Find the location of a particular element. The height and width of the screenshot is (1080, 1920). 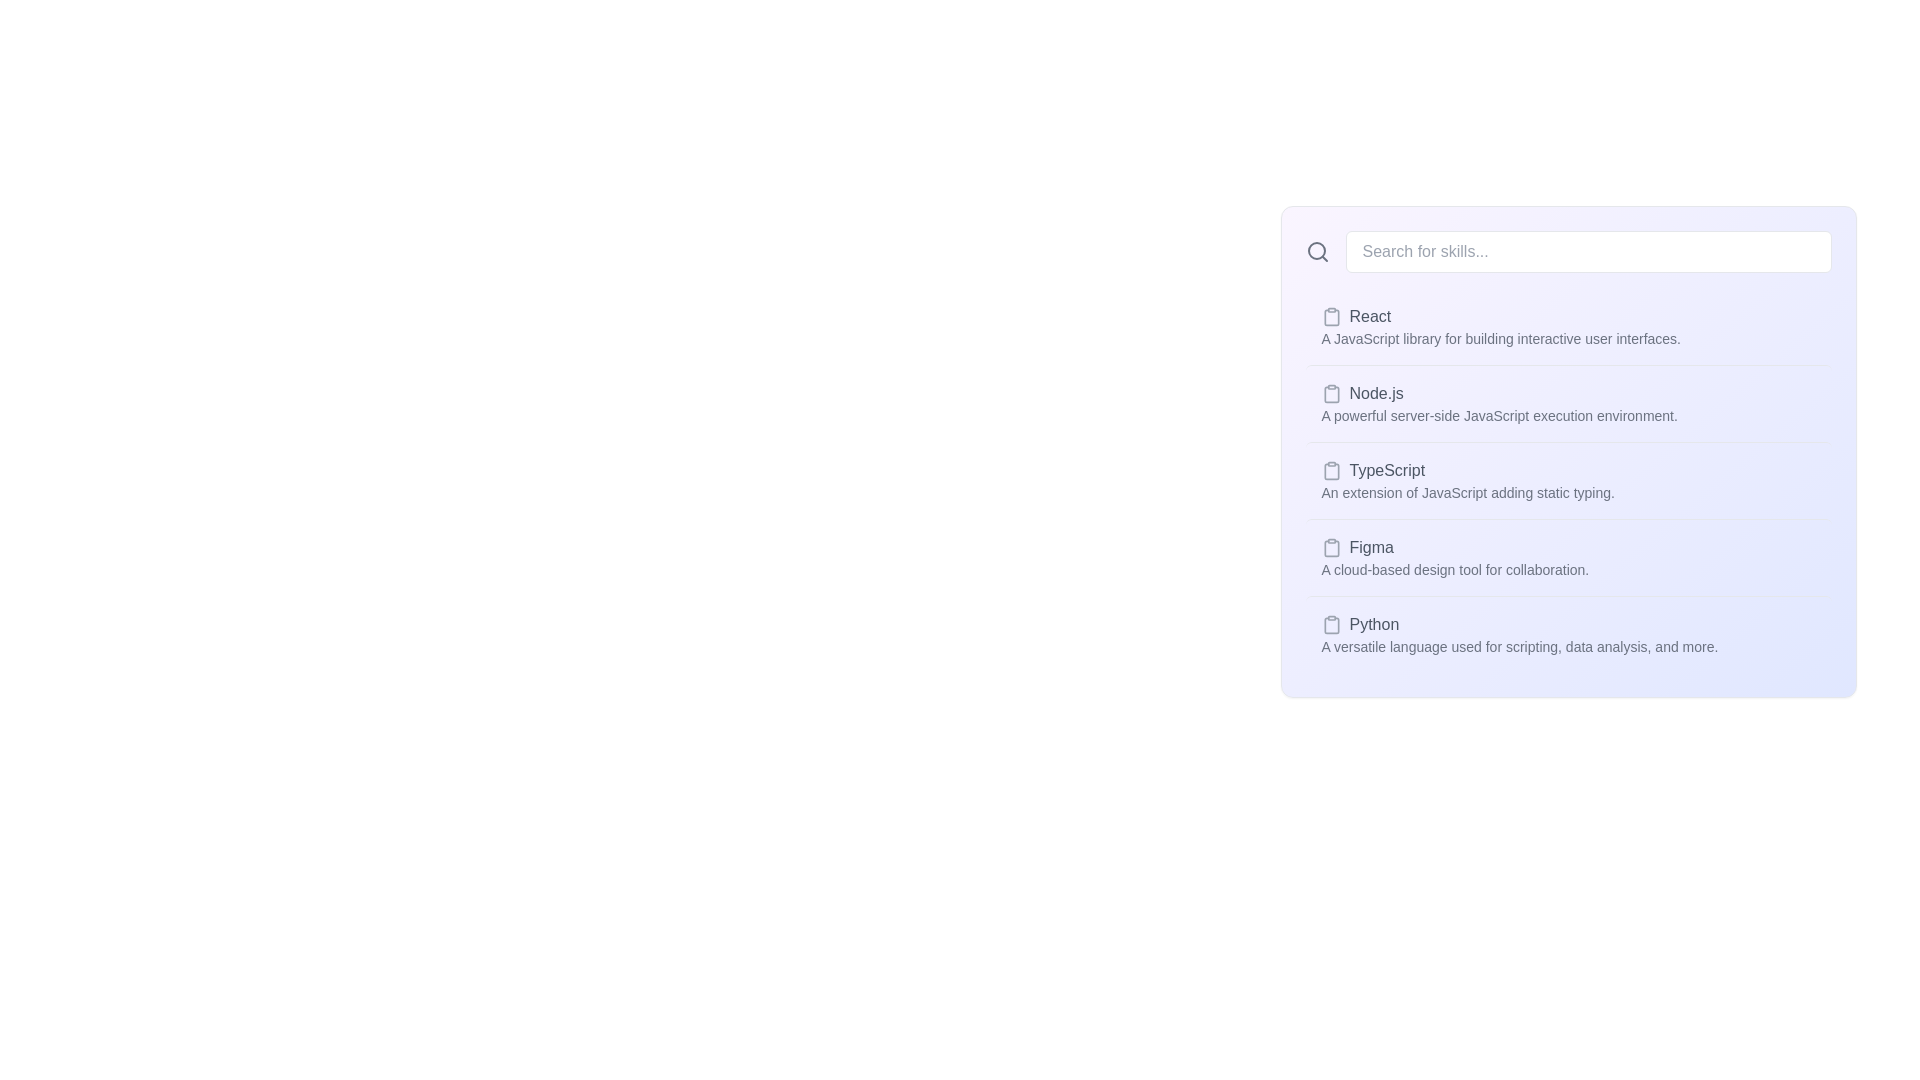

the 'Node.js' label element is located at coordinates (1499, 393).